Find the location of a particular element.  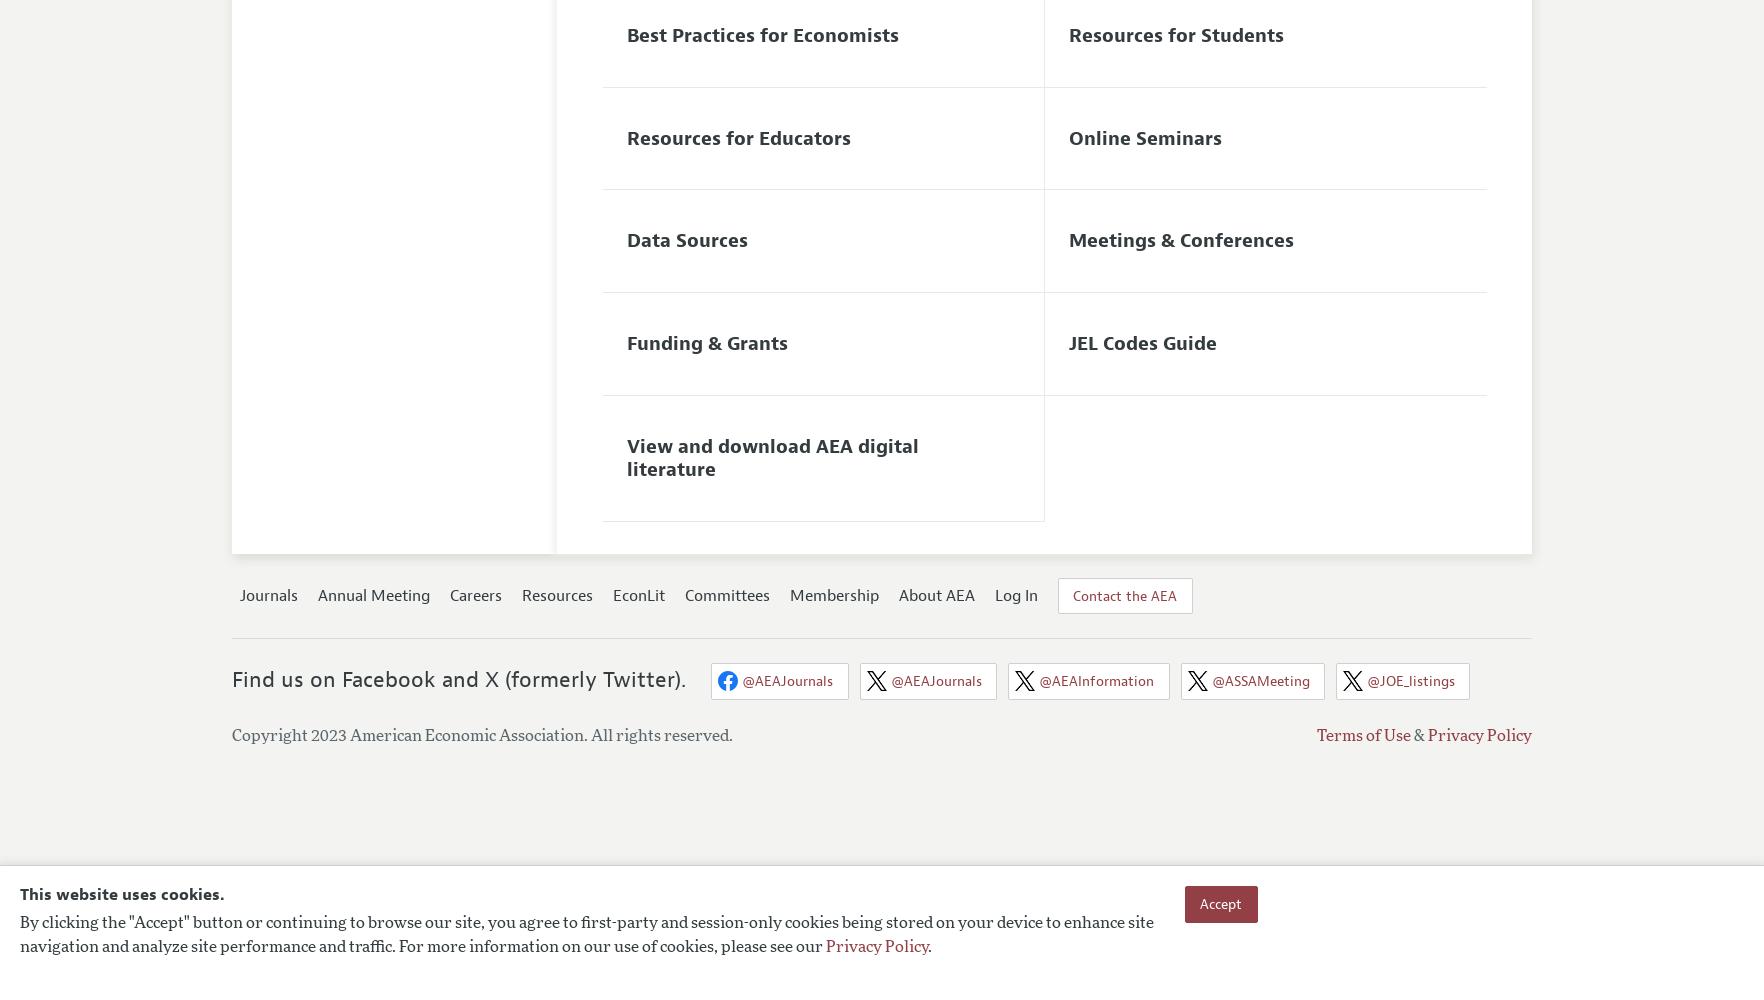

'Best Practices for Economists' is located at coordinates (762, 35).